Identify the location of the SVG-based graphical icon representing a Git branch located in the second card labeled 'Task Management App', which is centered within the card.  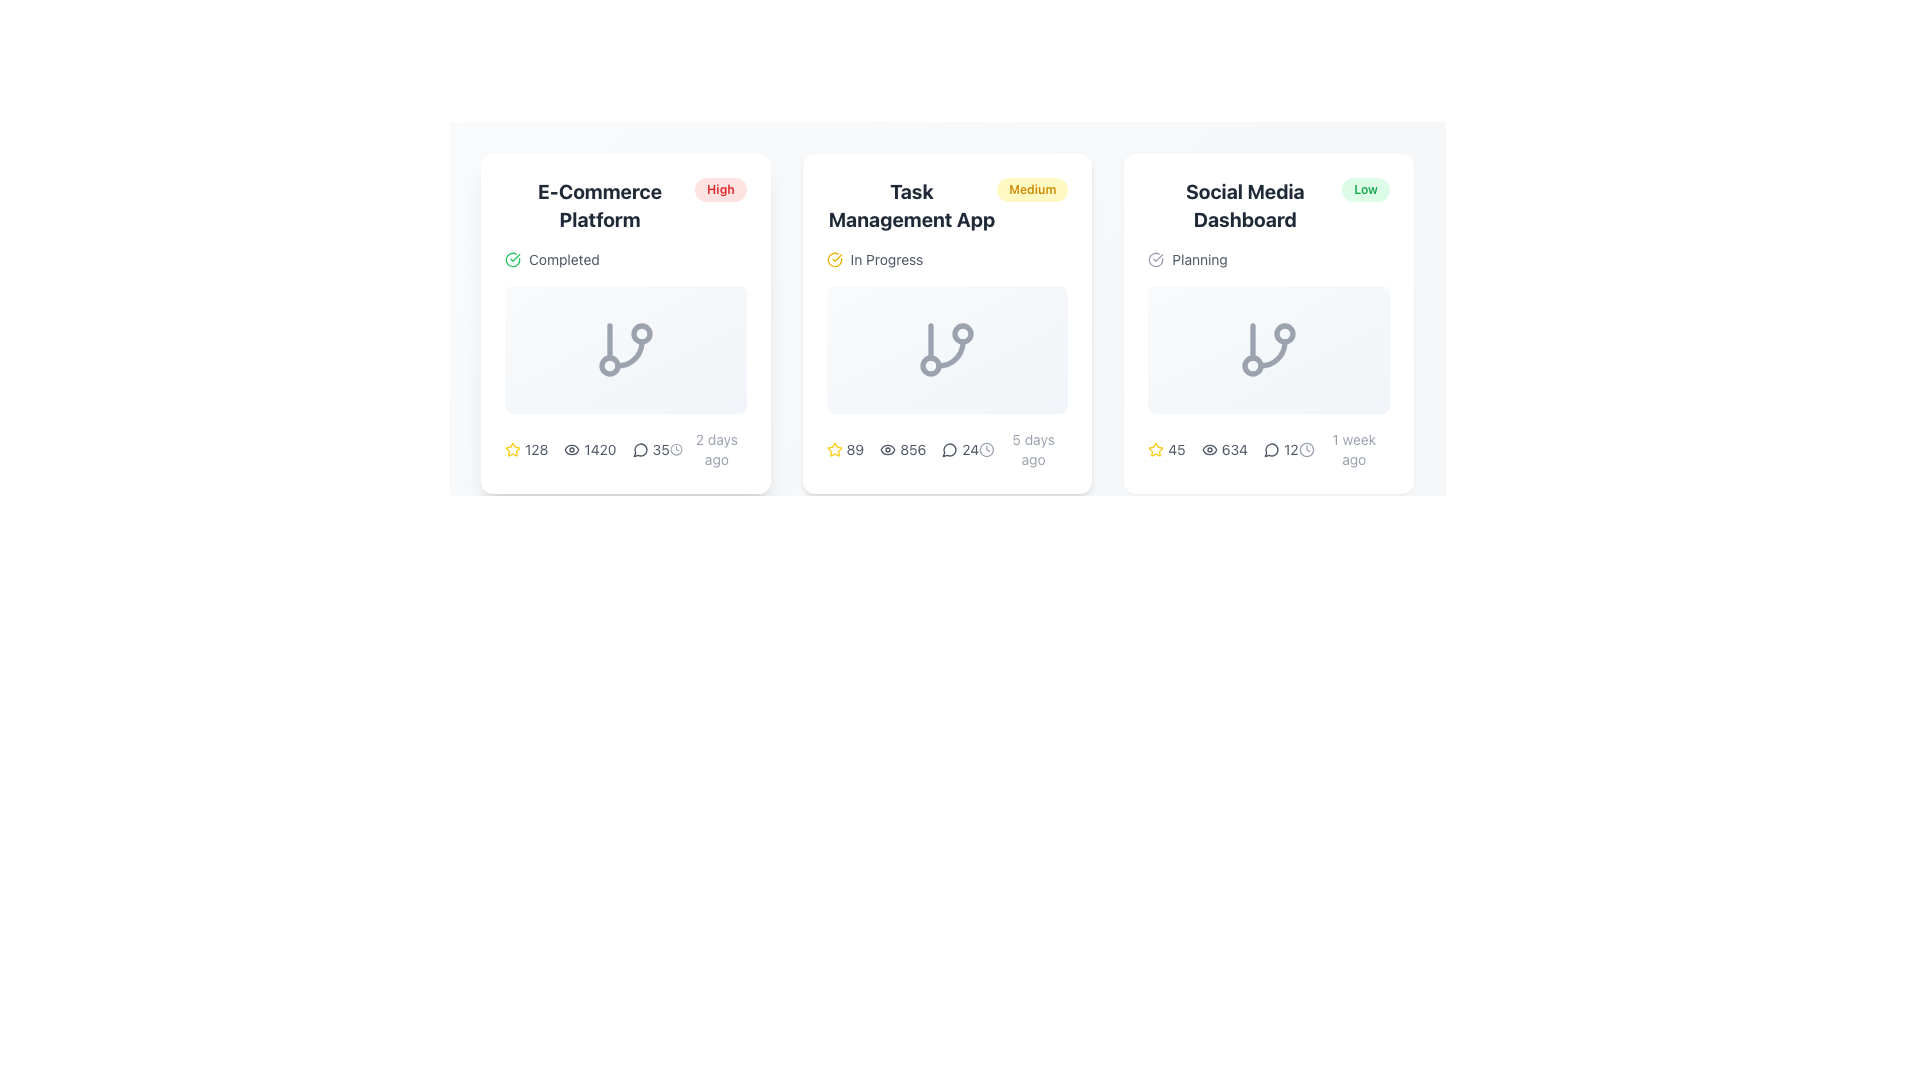
(946, 349).